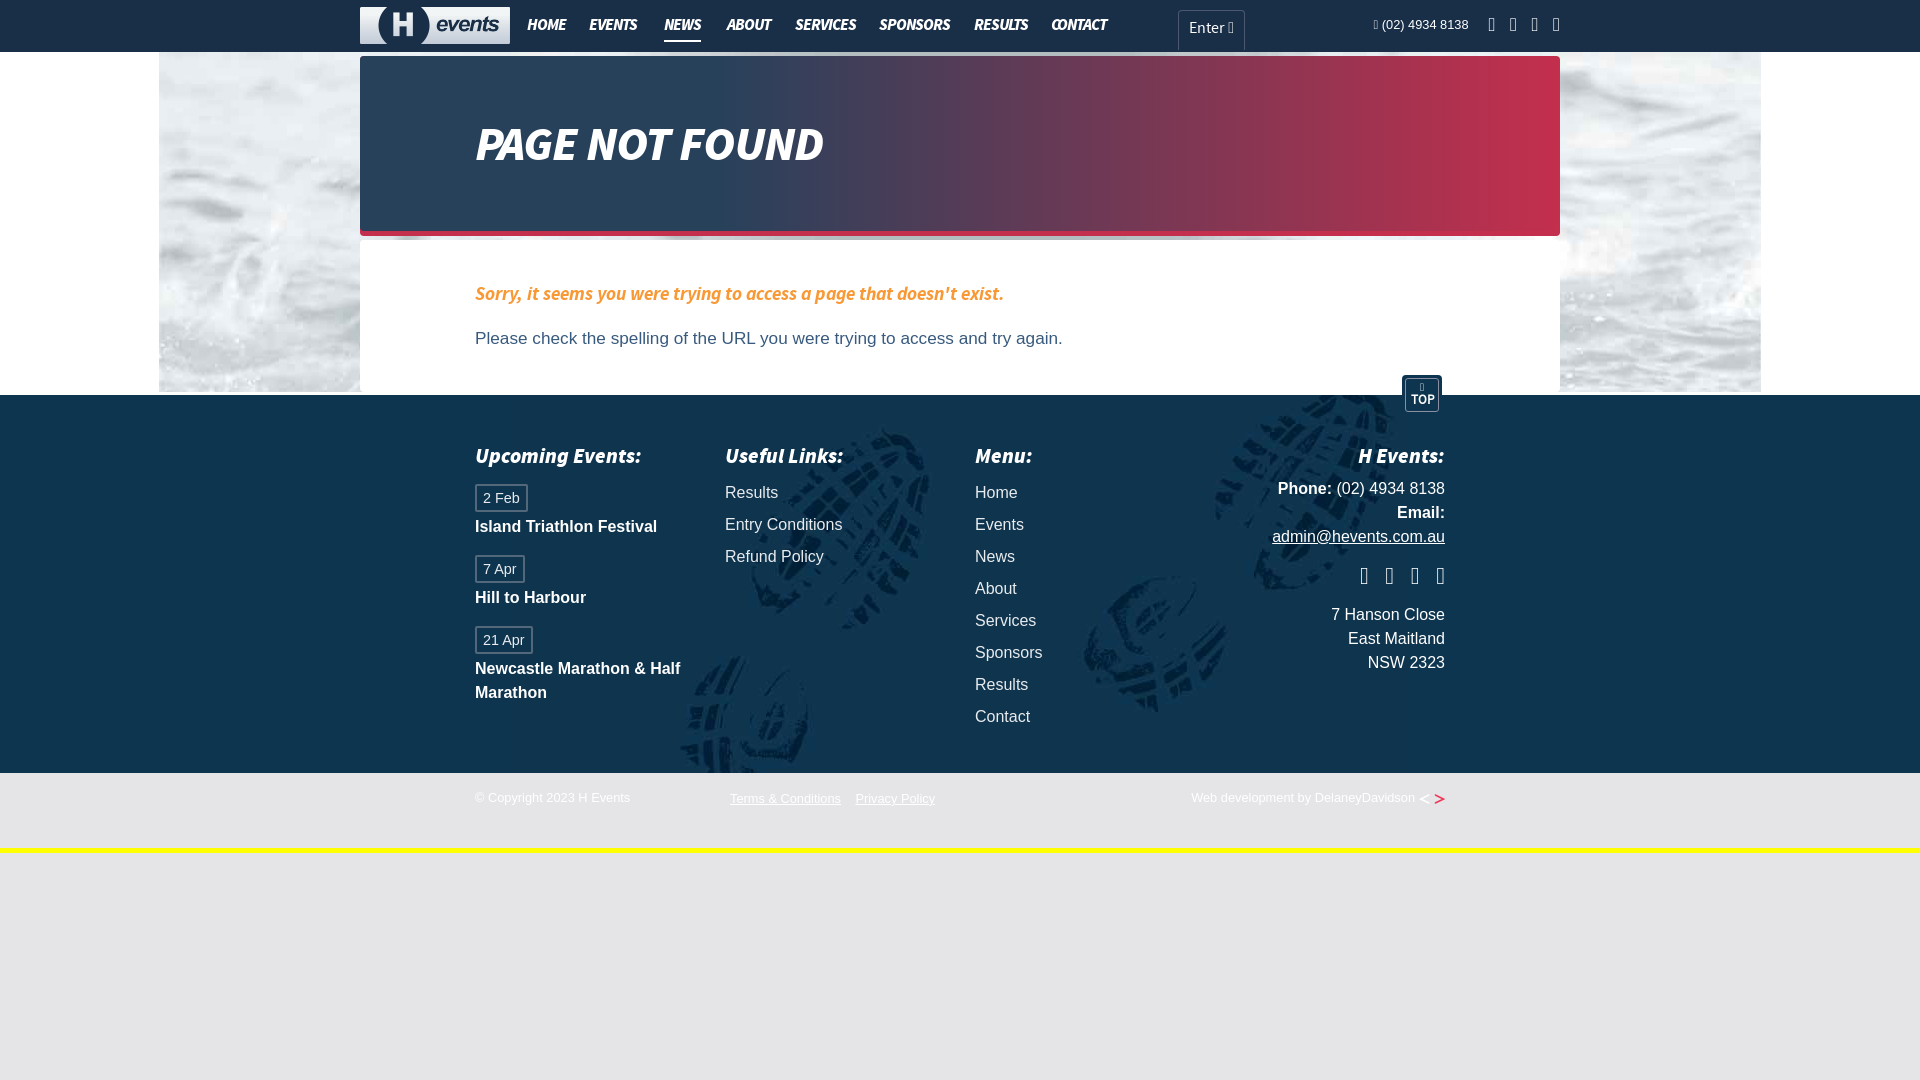 The width and height of the screenshot is (1920, 1080). What do you see at coordinates (1001, 24) in the screenshot?
I see `'RESULTS'` at bounding box center [1001, 24].